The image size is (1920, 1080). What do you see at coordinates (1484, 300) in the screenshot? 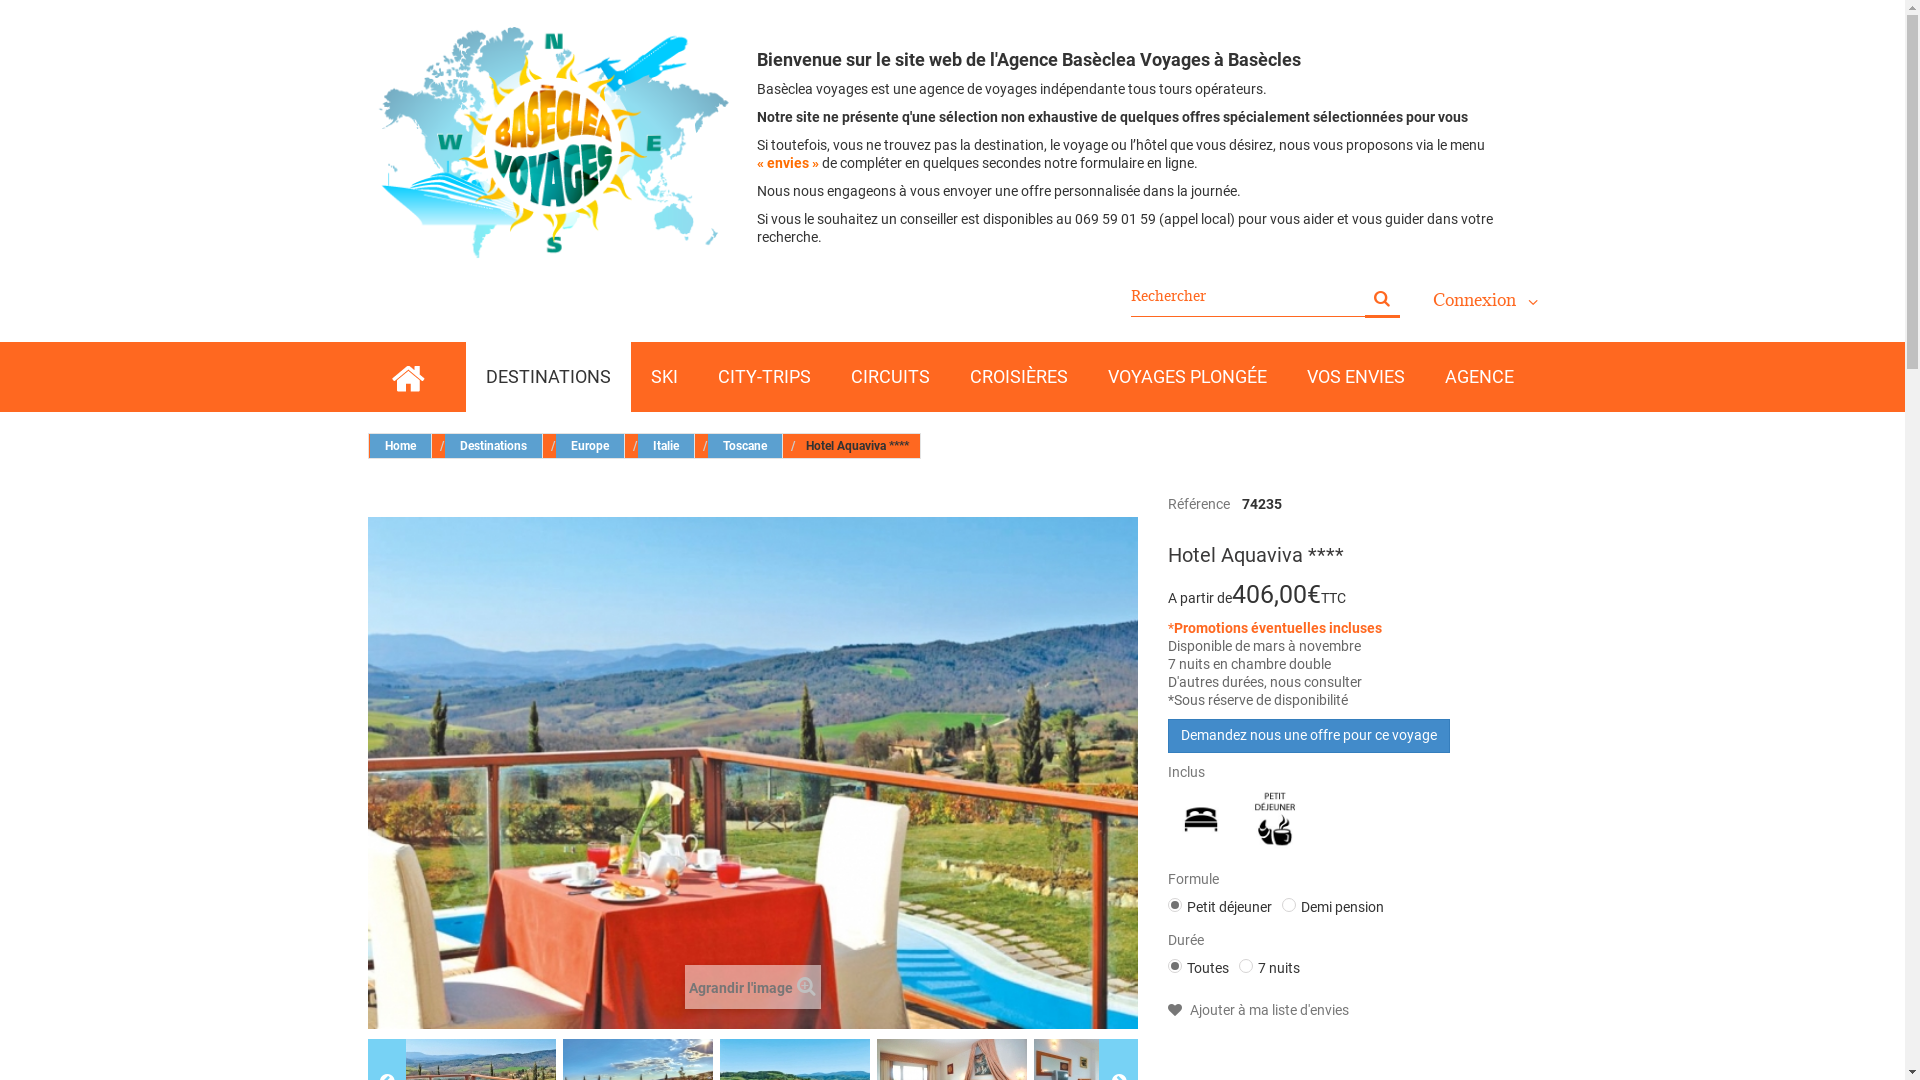
I see `'Connexion'` at bounding box center [1484, 300].